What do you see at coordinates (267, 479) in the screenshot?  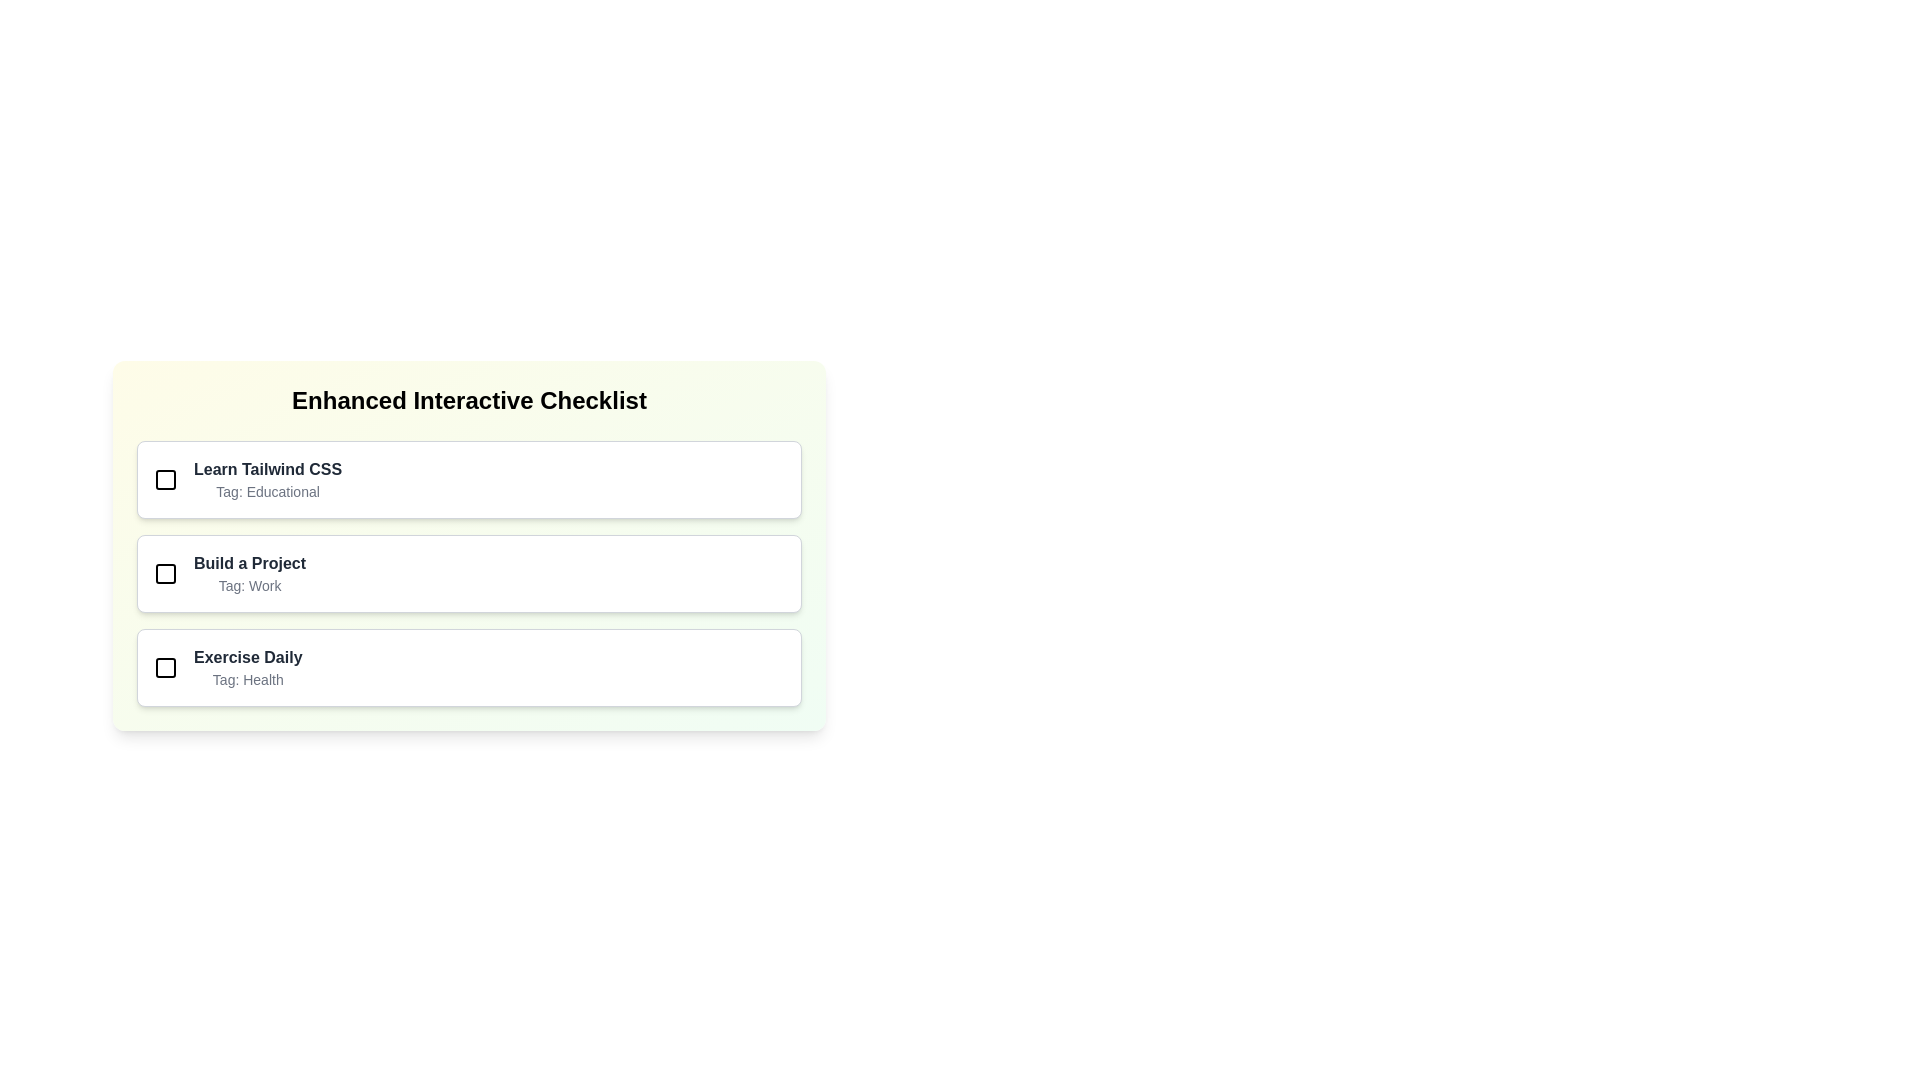 I see `the text label displaying the task title 'Learn Tailwind CSS' and its associated tag 'Educational', located in the first card of the 'Enhanced Interactive Checklist'` at bounding box center [267, 479].